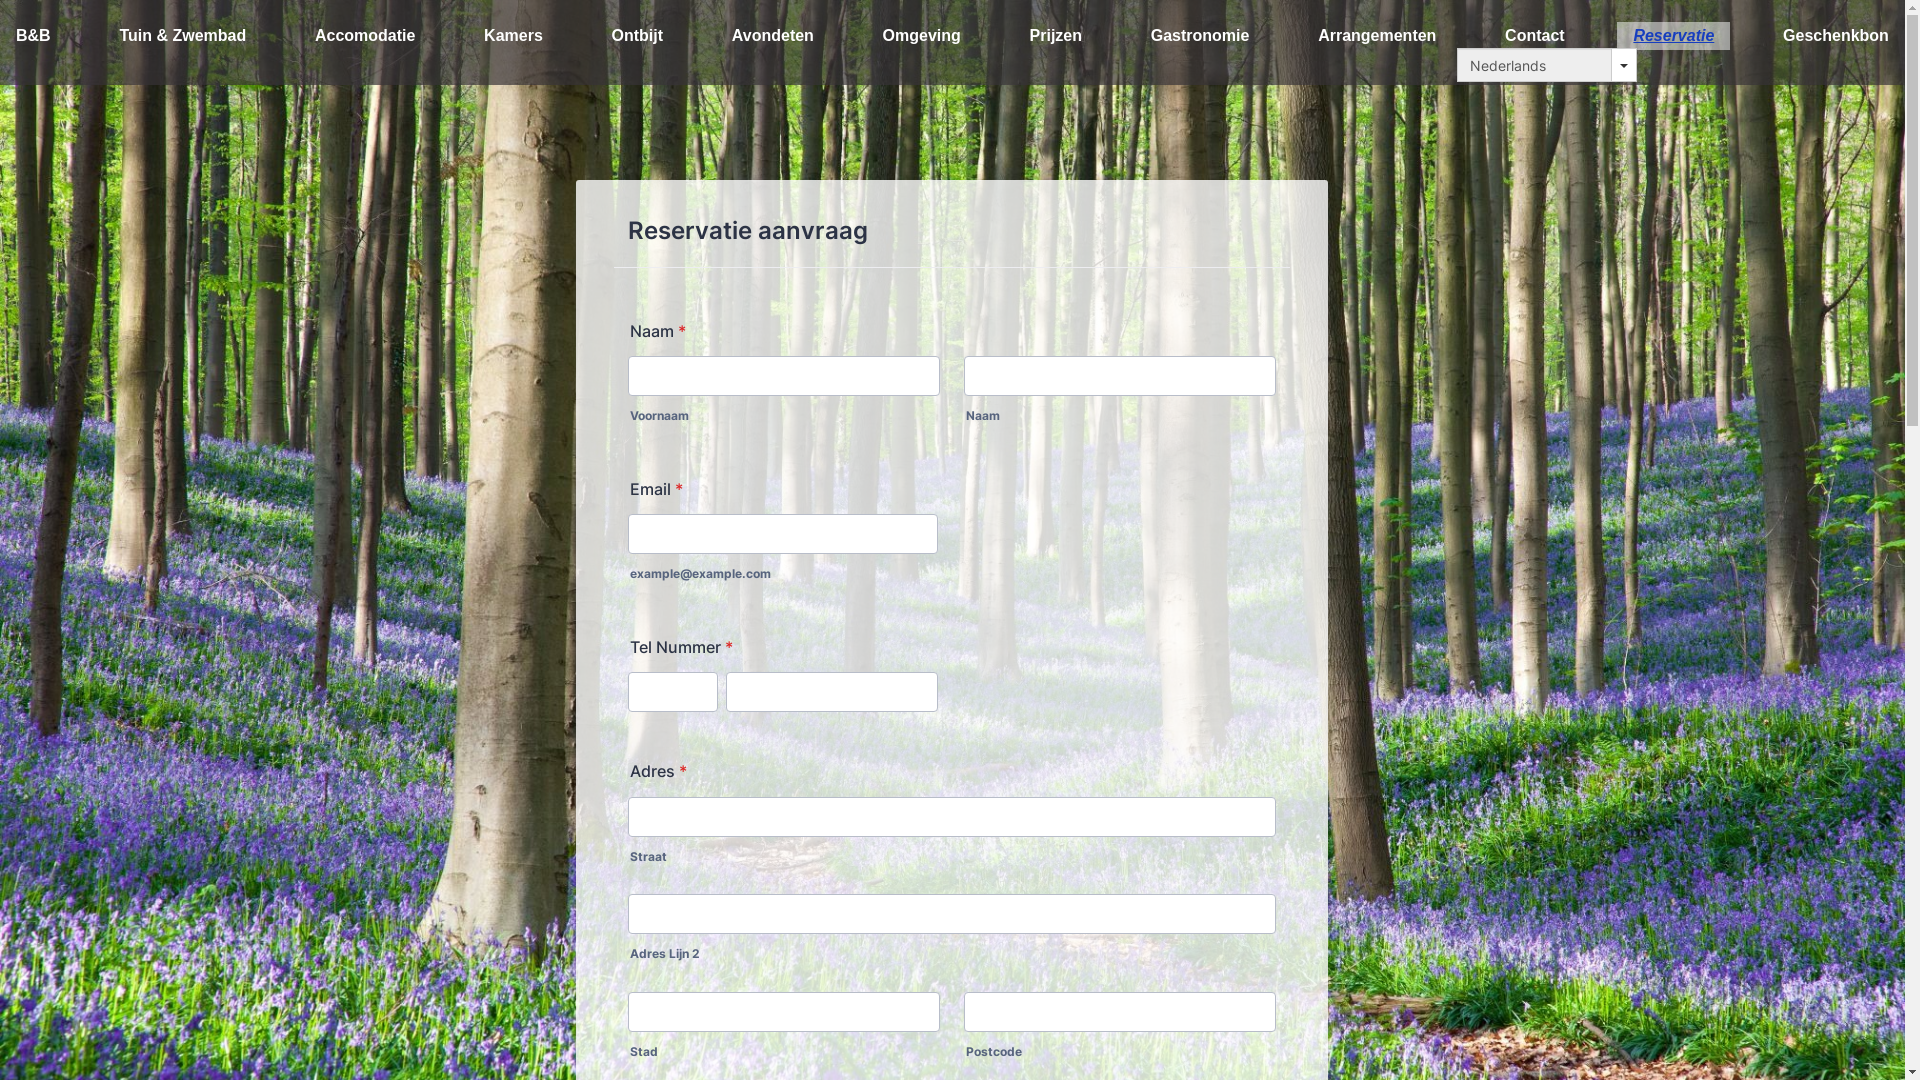  I want to click on 'Geschenkbon', so click(1836, 35).